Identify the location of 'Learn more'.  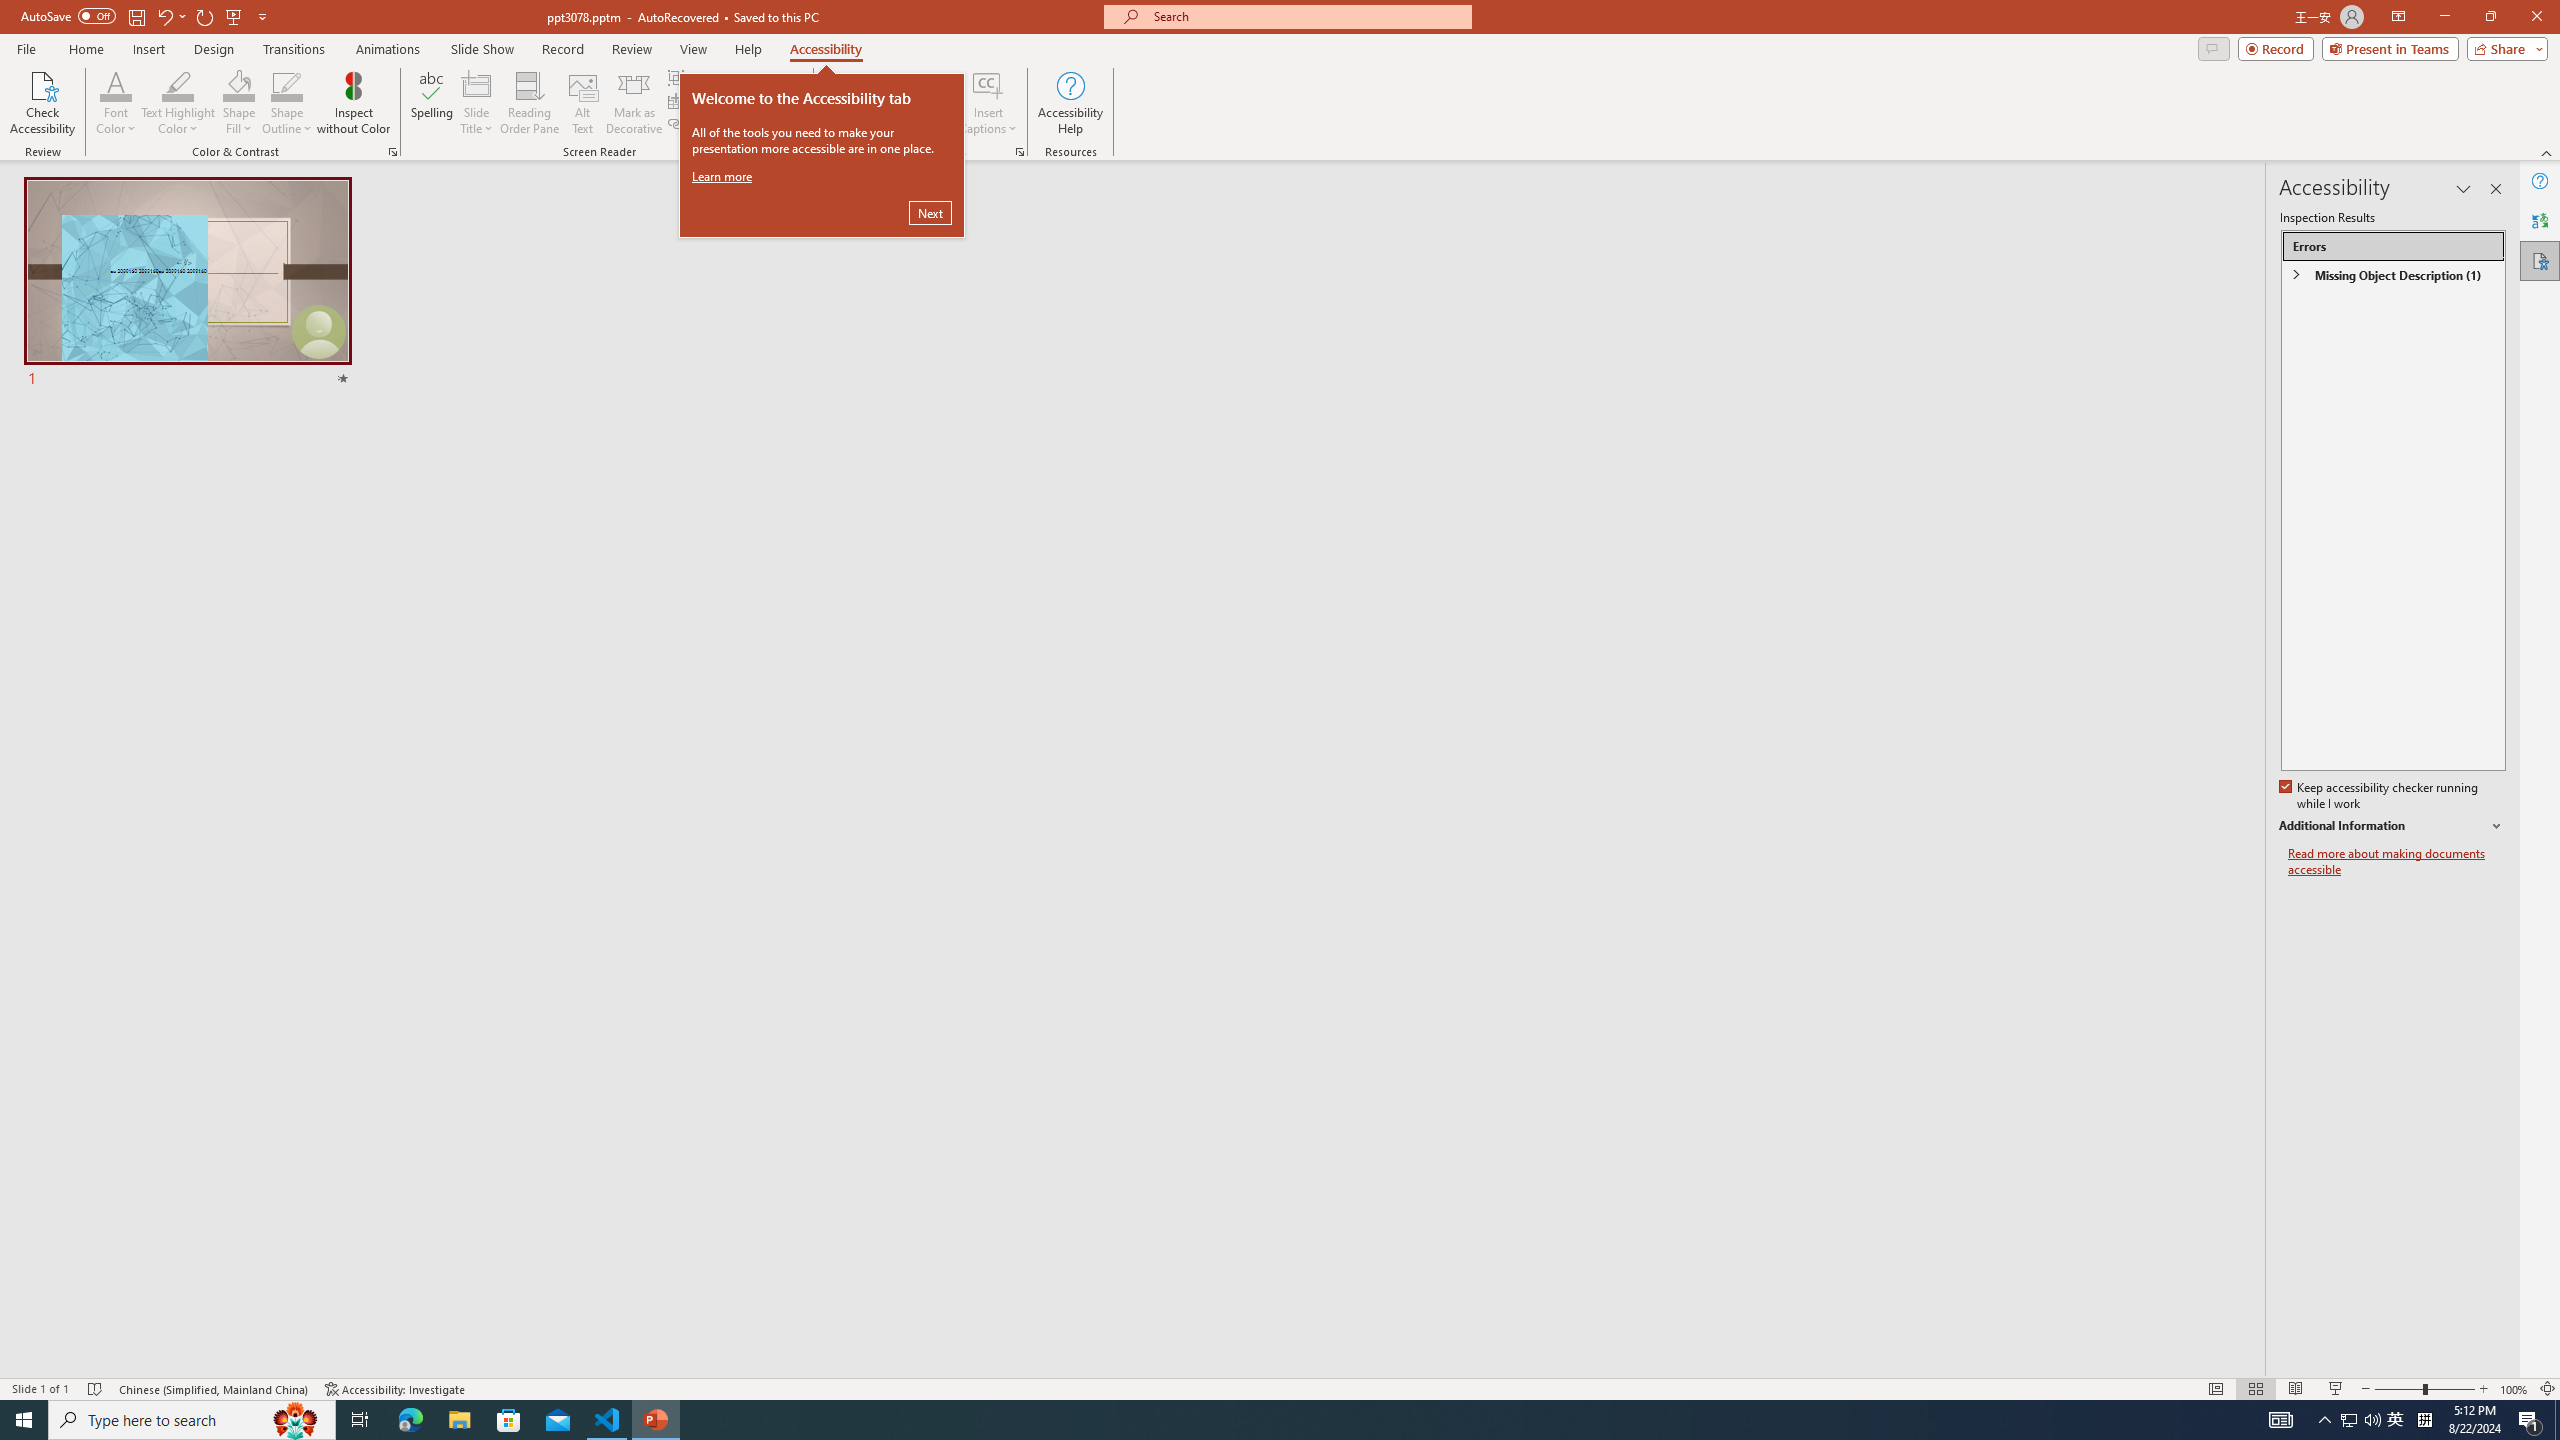
(722, 176).